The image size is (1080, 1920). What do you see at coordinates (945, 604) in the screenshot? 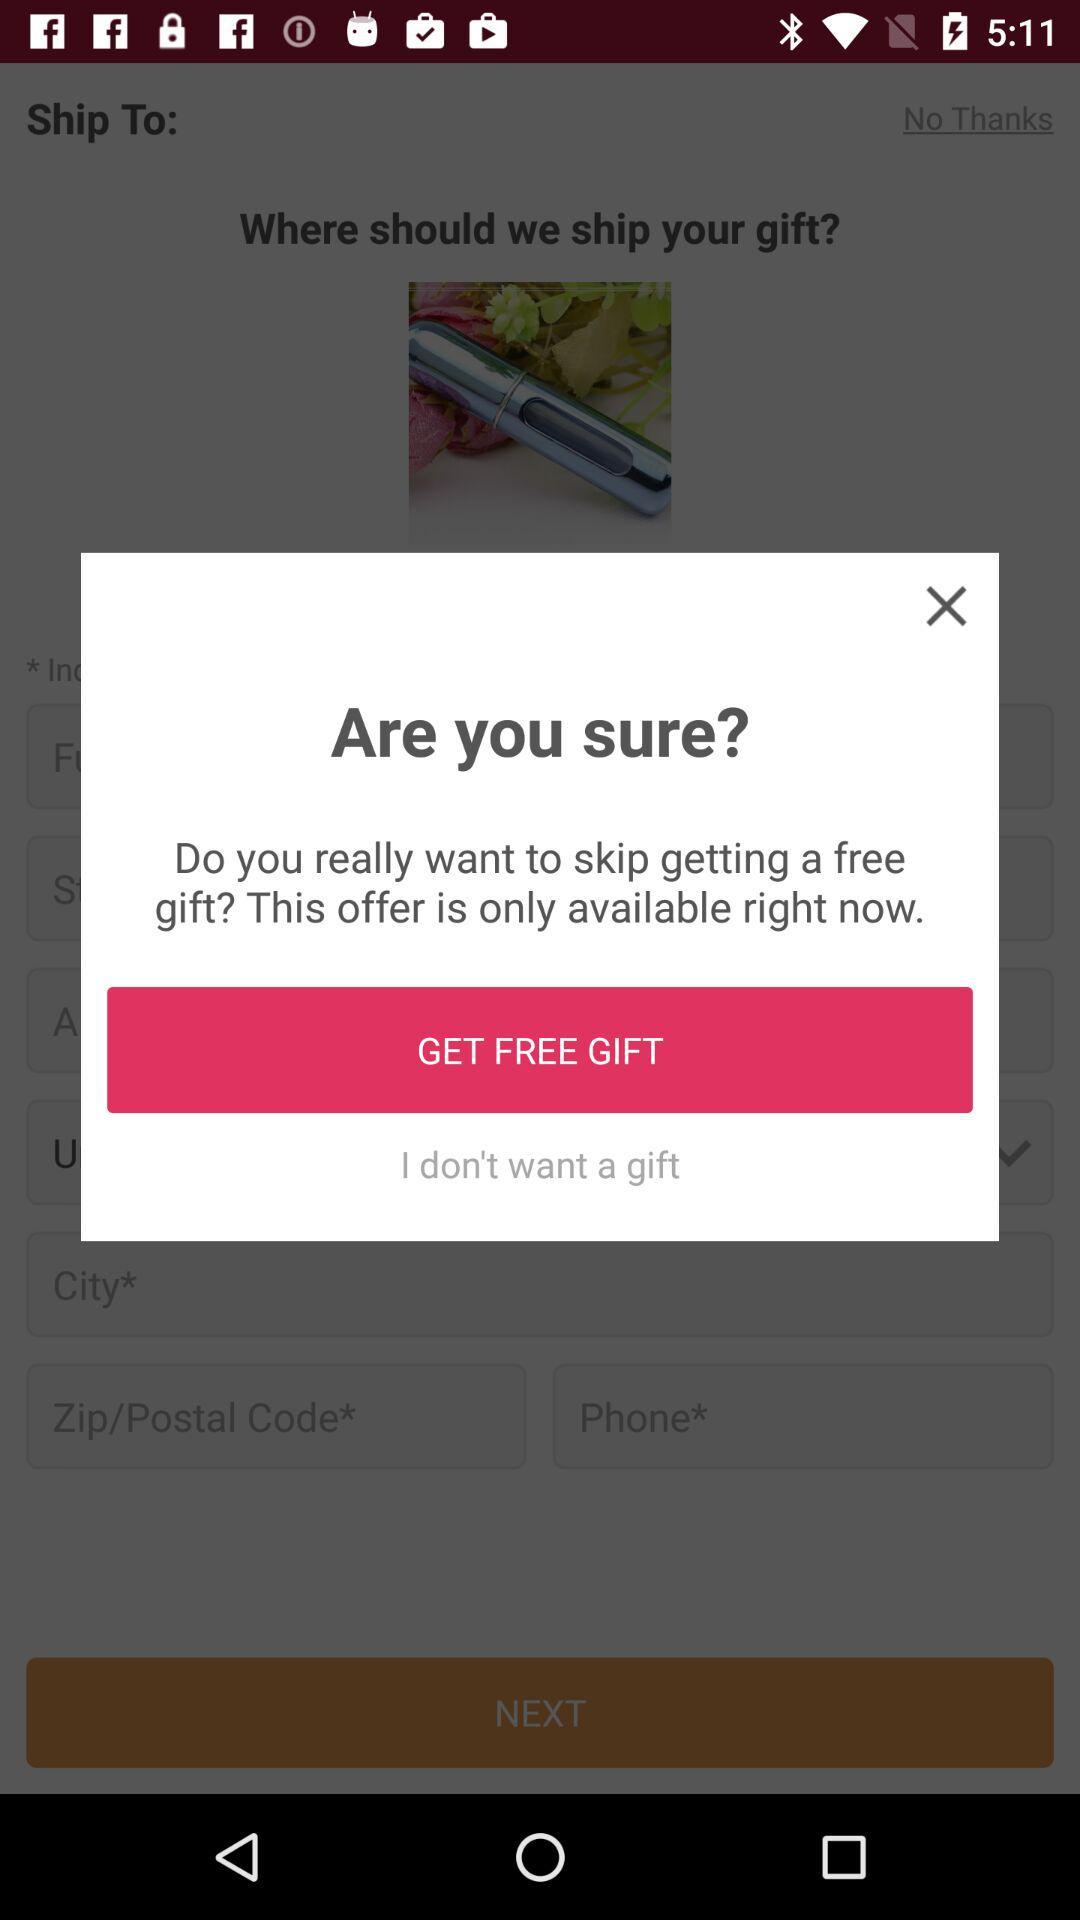
I see `closing option` at bounding box center [945, 604].